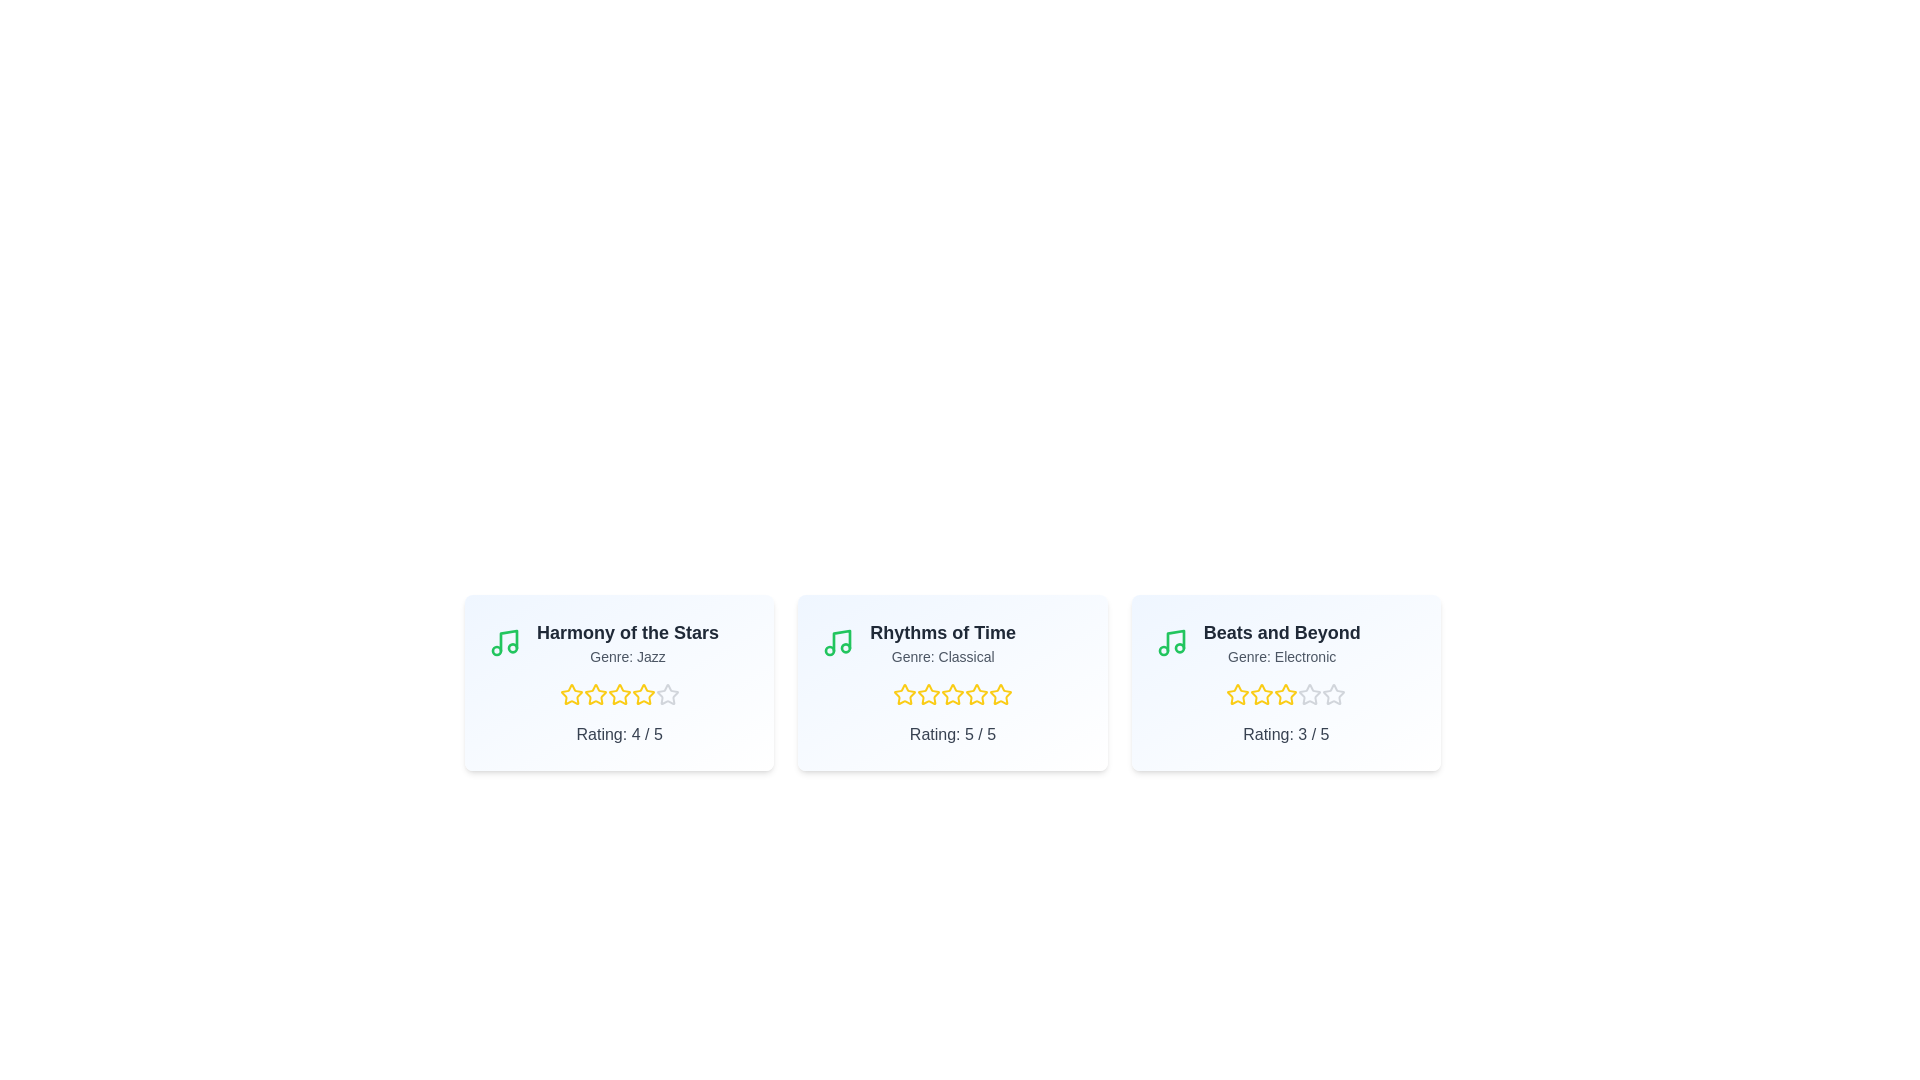  I want to click on the musical note icon for the album Harmony of the Stars, so click(504, 643).